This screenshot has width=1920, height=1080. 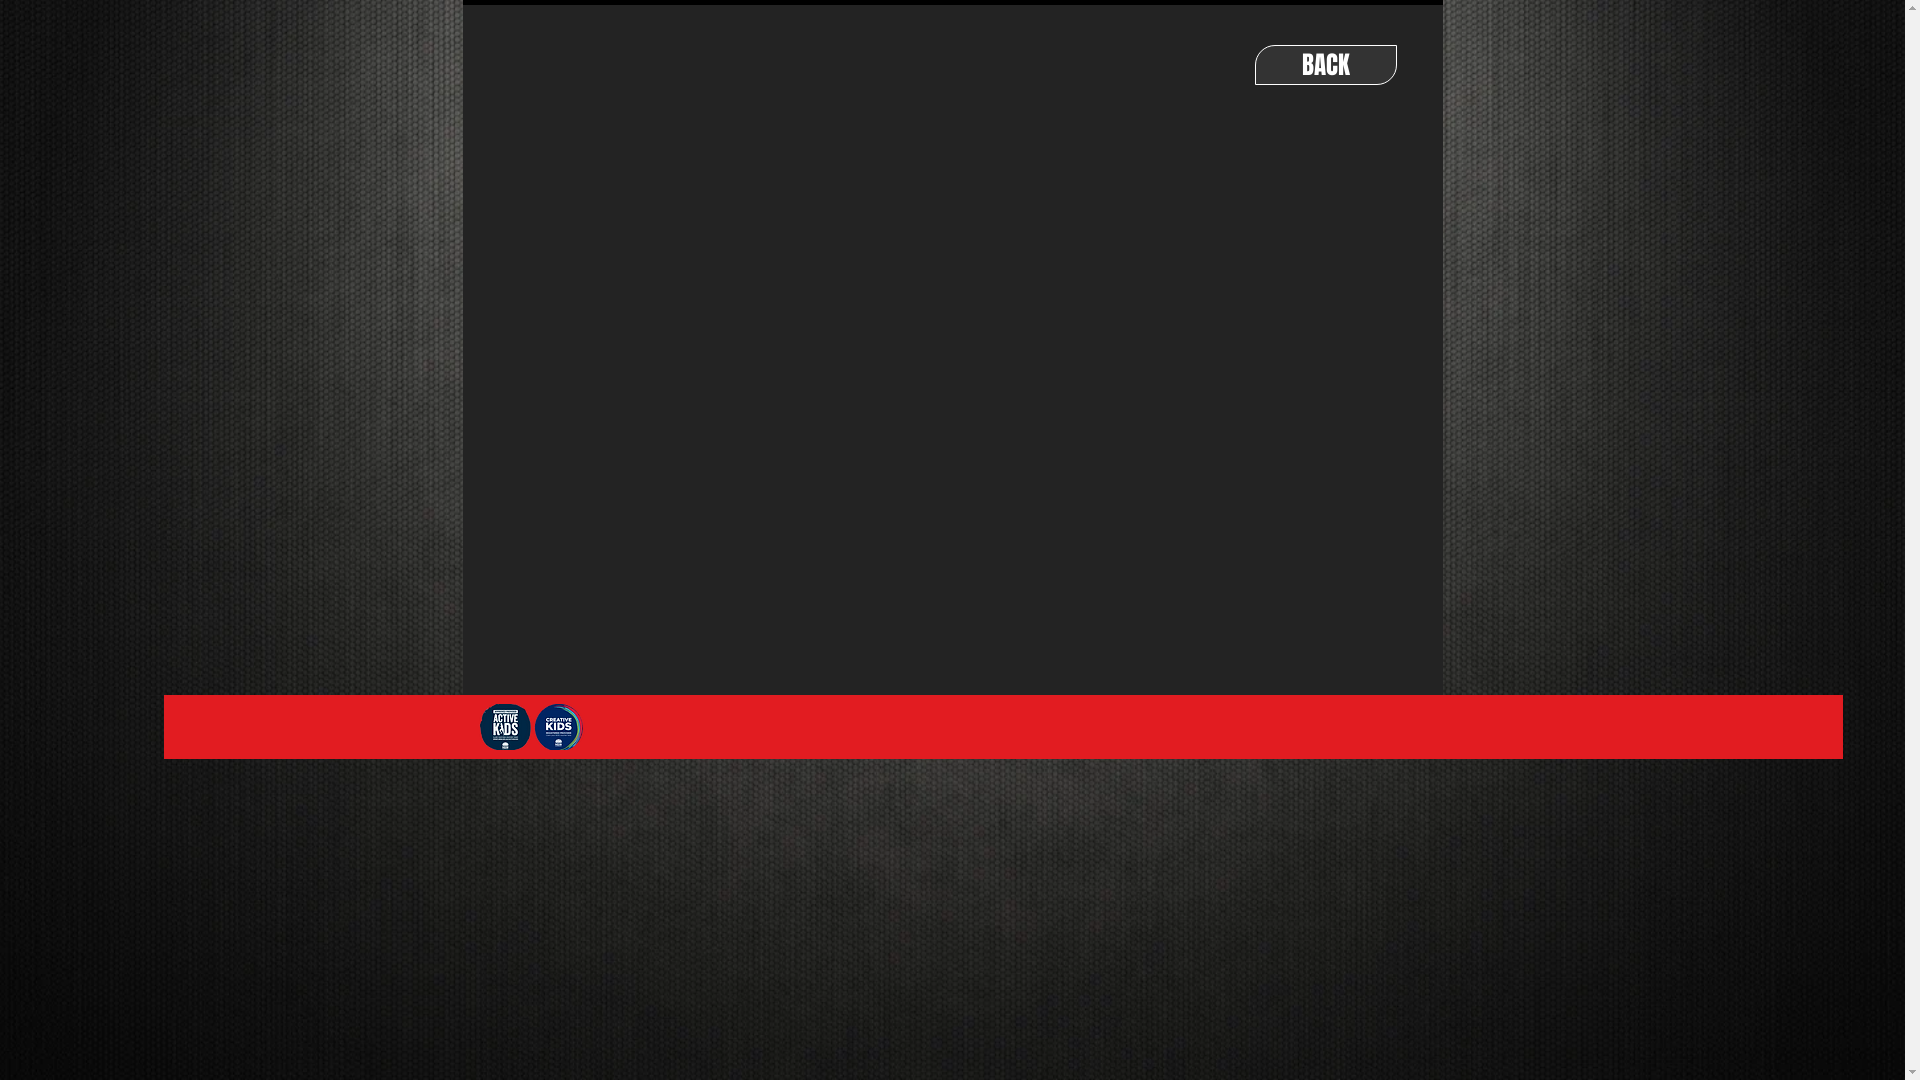 What do you see at coordinates (1324, 64) in the screenshot?
I see `'BACK'` at bounding box center [1324, 64].